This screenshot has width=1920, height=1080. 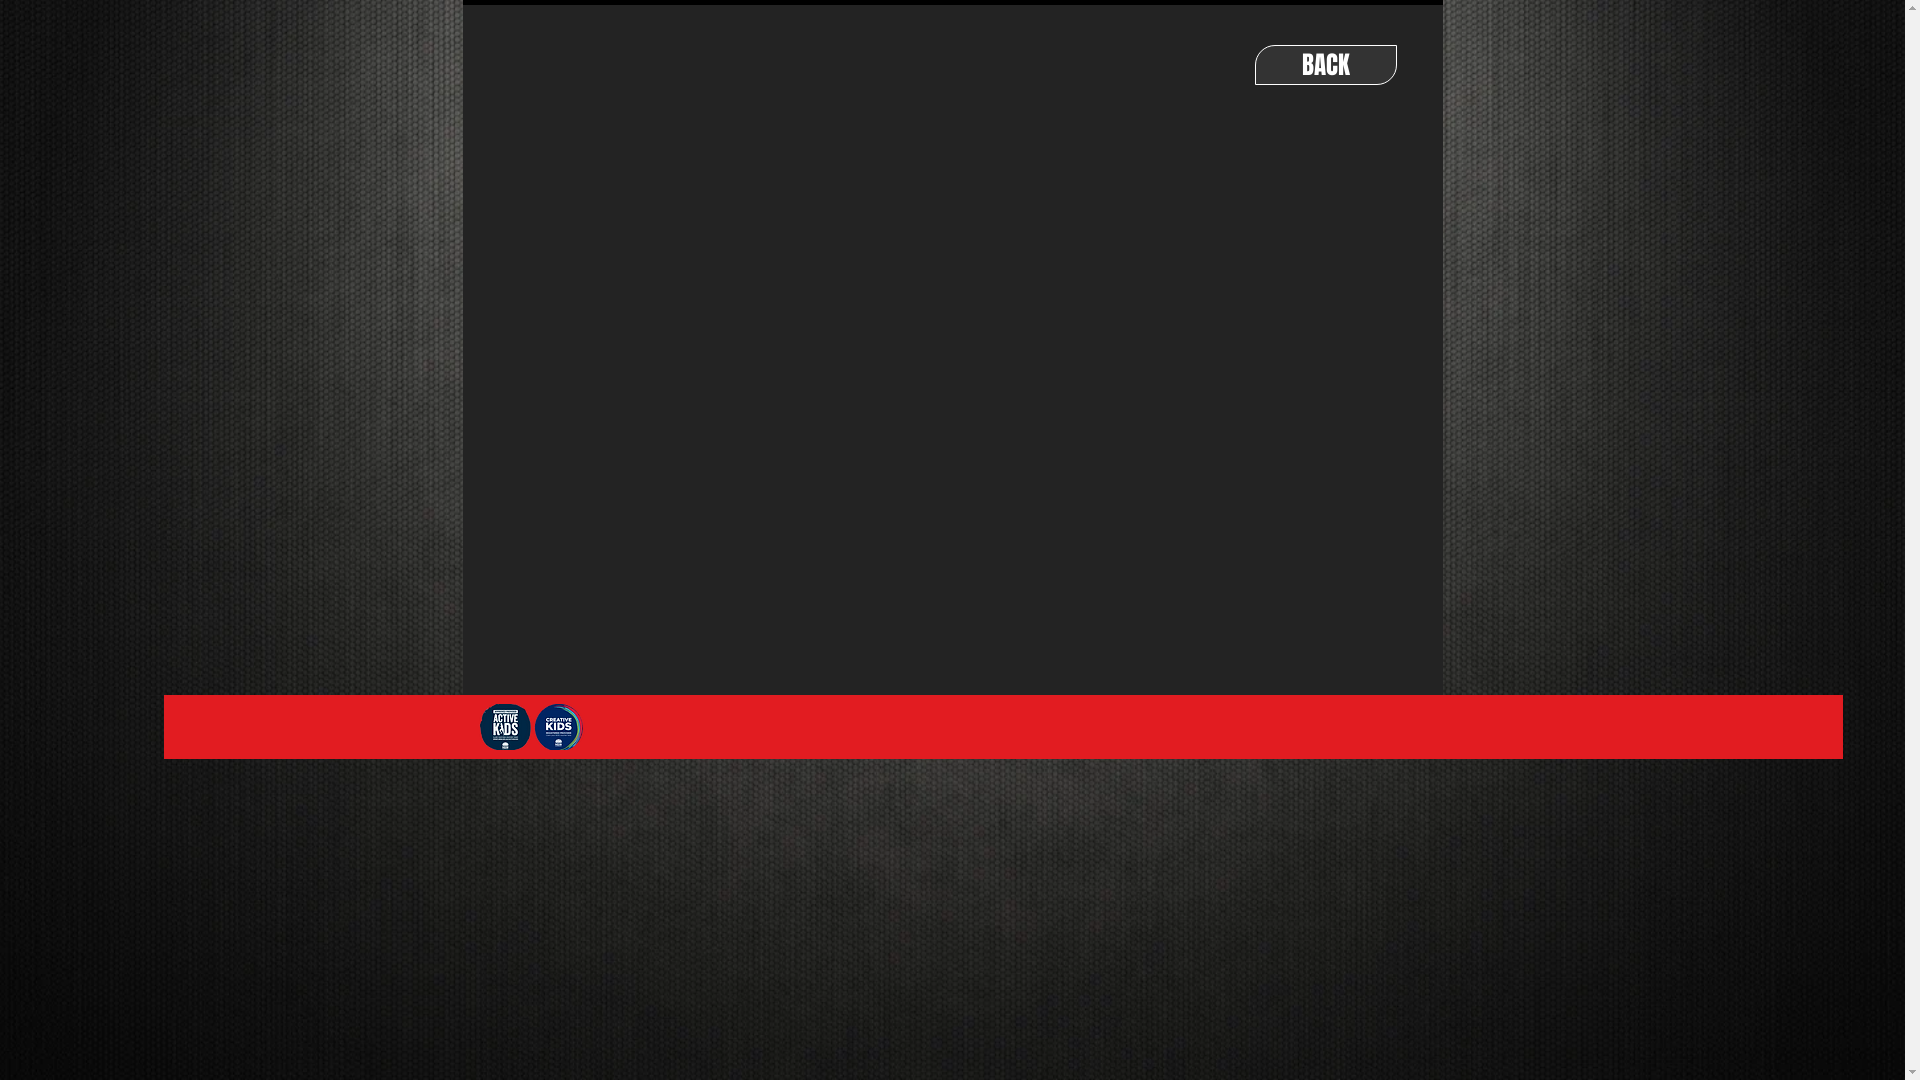 What do you see at coordinates (1324, 64) in the screenshot?
I see `'BACK'` at bounding box center [1324, 64].